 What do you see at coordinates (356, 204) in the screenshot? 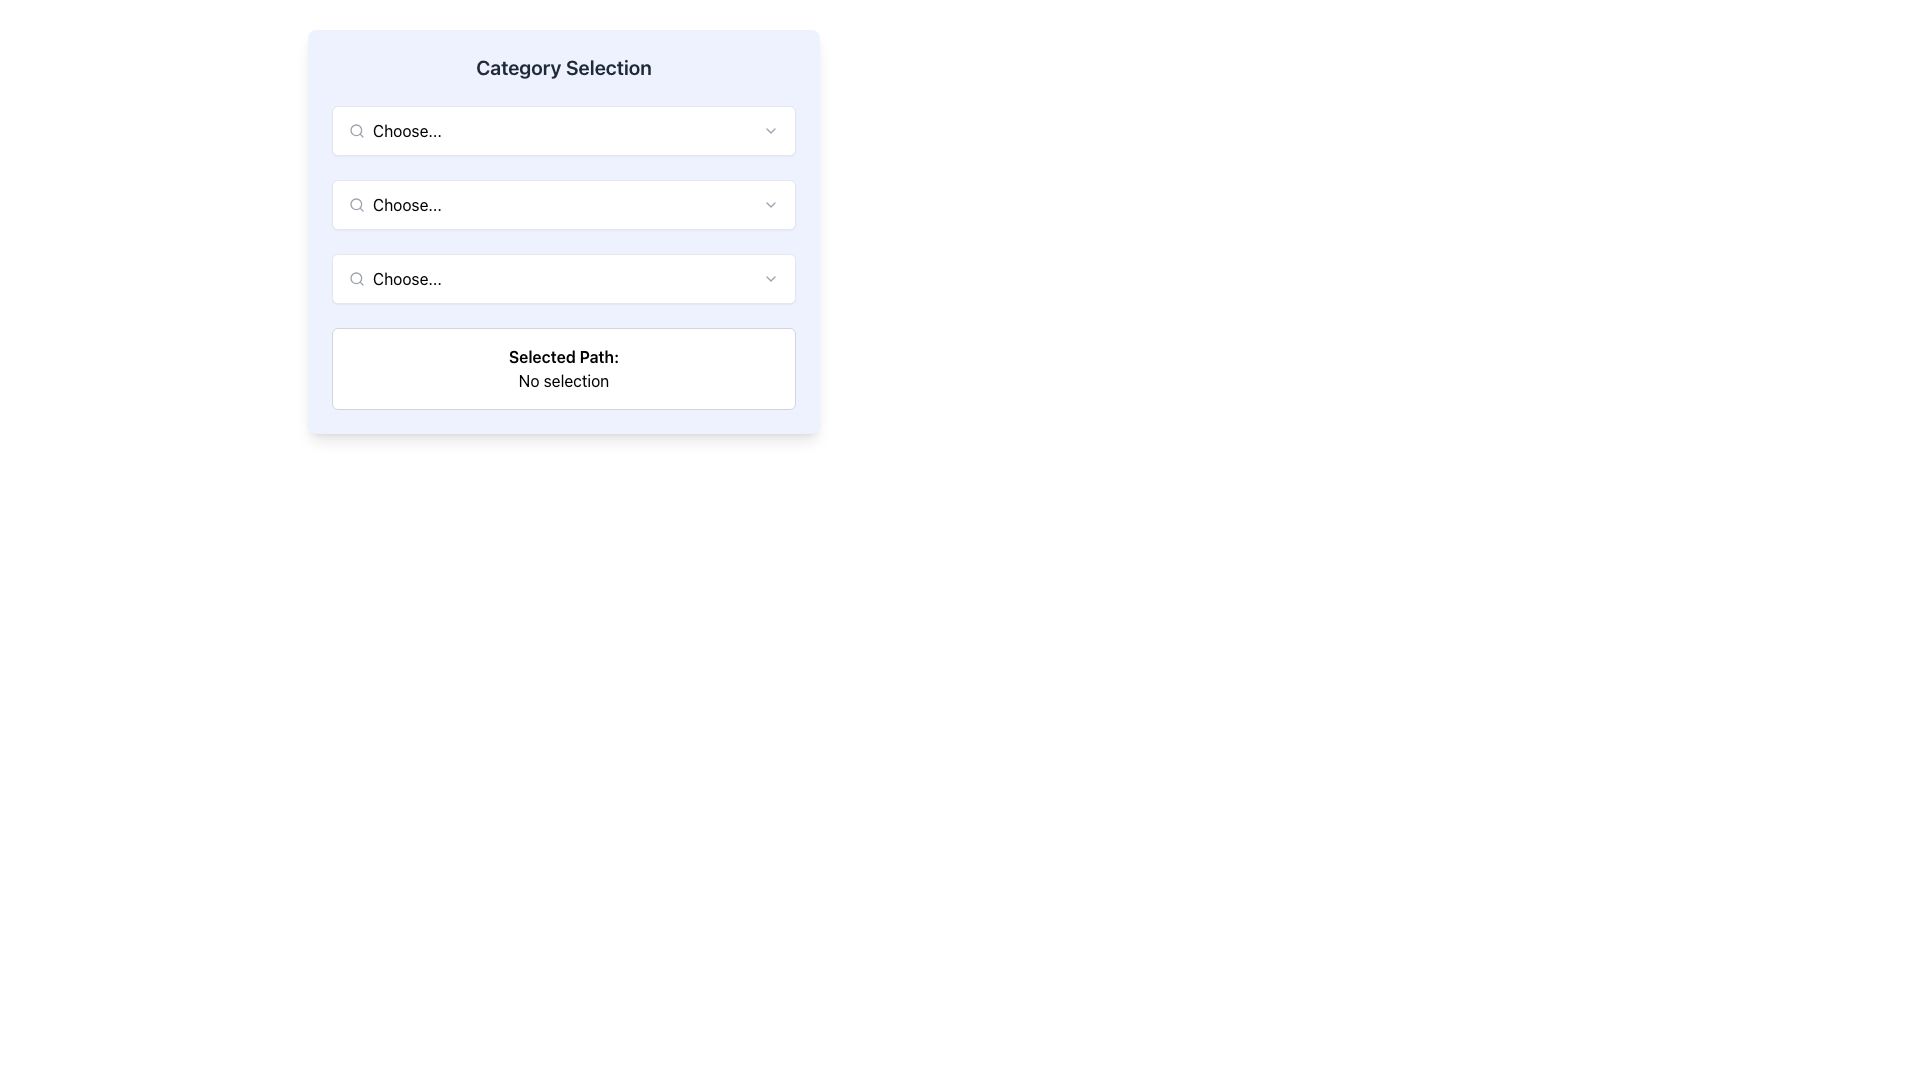
I see `the search/selection icon located on the left side of the second dropdown field labeled 'Choose...'` at bounding box center [356, 204].